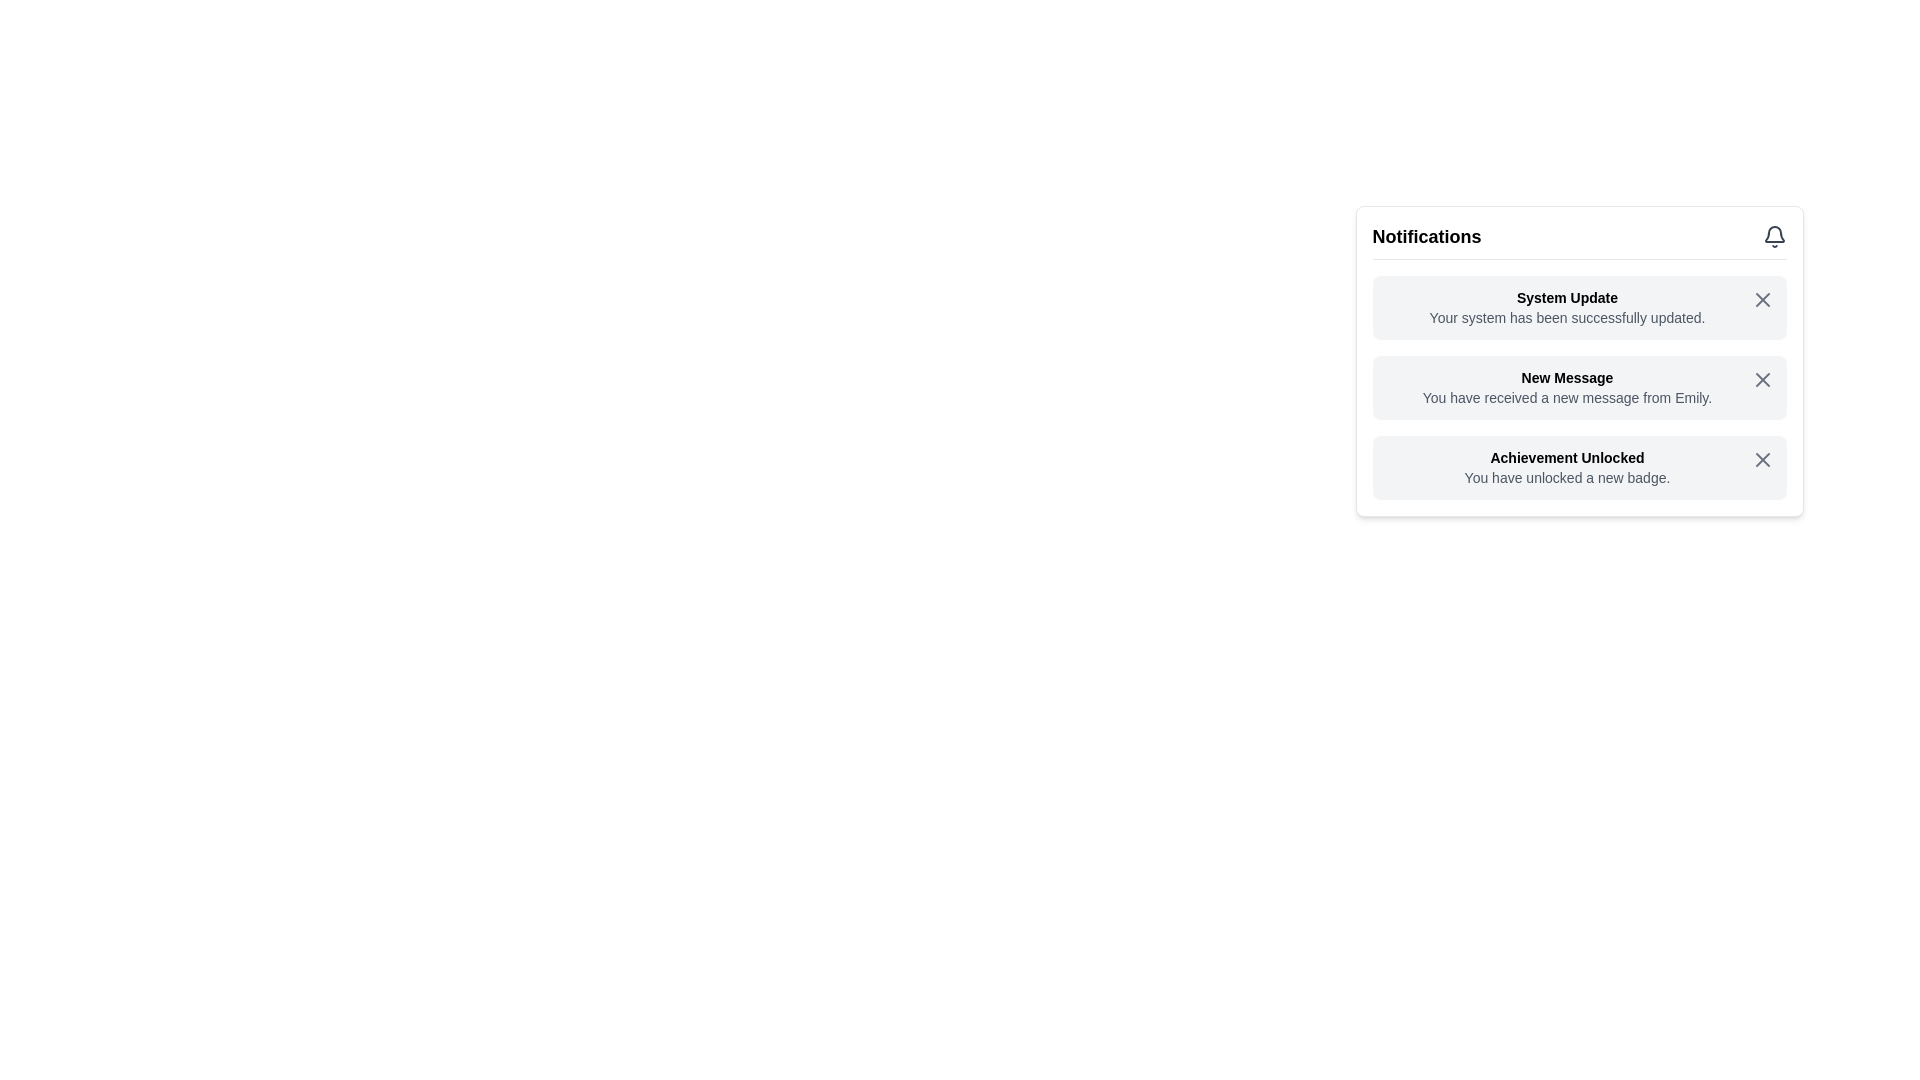 The height and width of the screenshot is (1080, 1920). I want to click on the text label displaying 'Achievement Unlocked' in bold black font located within the third notification of the 'Notifications' panel, so click(1566, 458).